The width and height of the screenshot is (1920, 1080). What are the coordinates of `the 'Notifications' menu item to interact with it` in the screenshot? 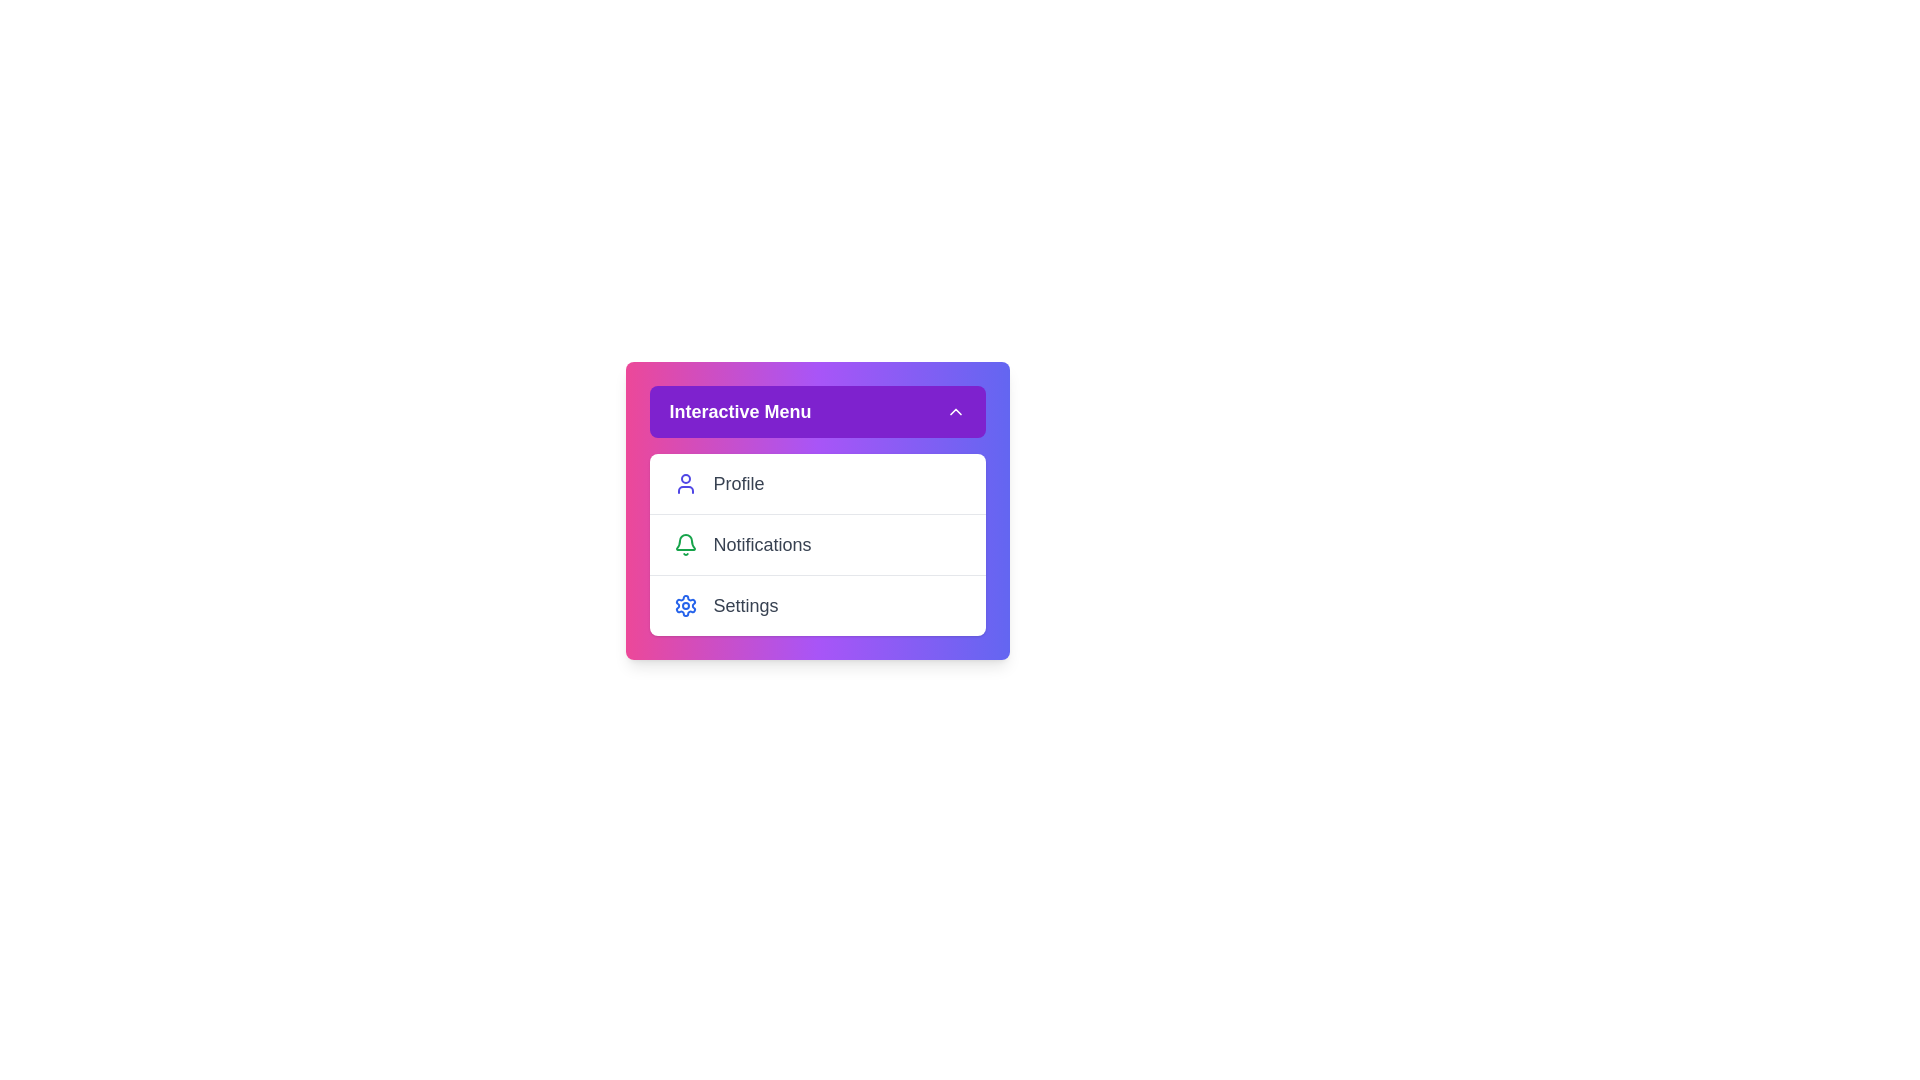 It's located at (817, 544).